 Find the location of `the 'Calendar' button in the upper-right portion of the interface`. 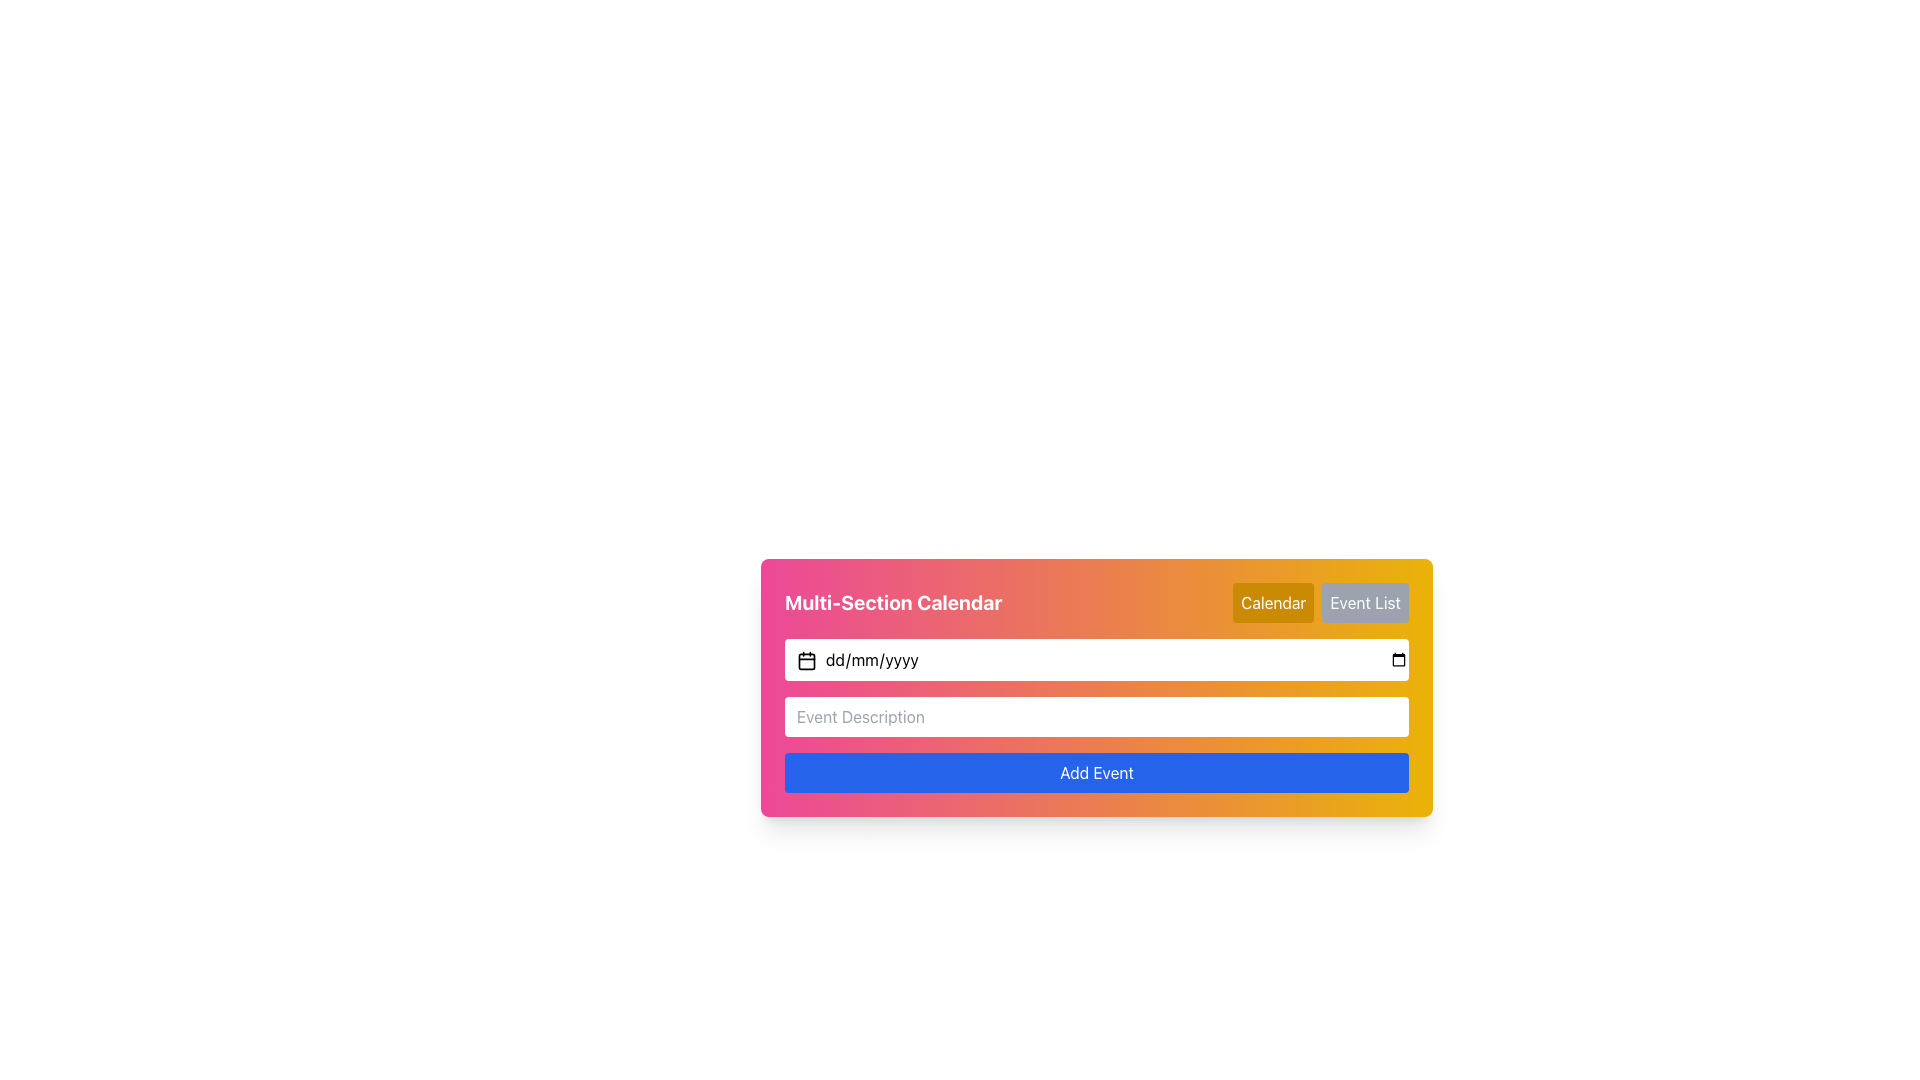

the 'Calendar' button in the upper-right portion of the interface is located at coordinates (1272, 601).